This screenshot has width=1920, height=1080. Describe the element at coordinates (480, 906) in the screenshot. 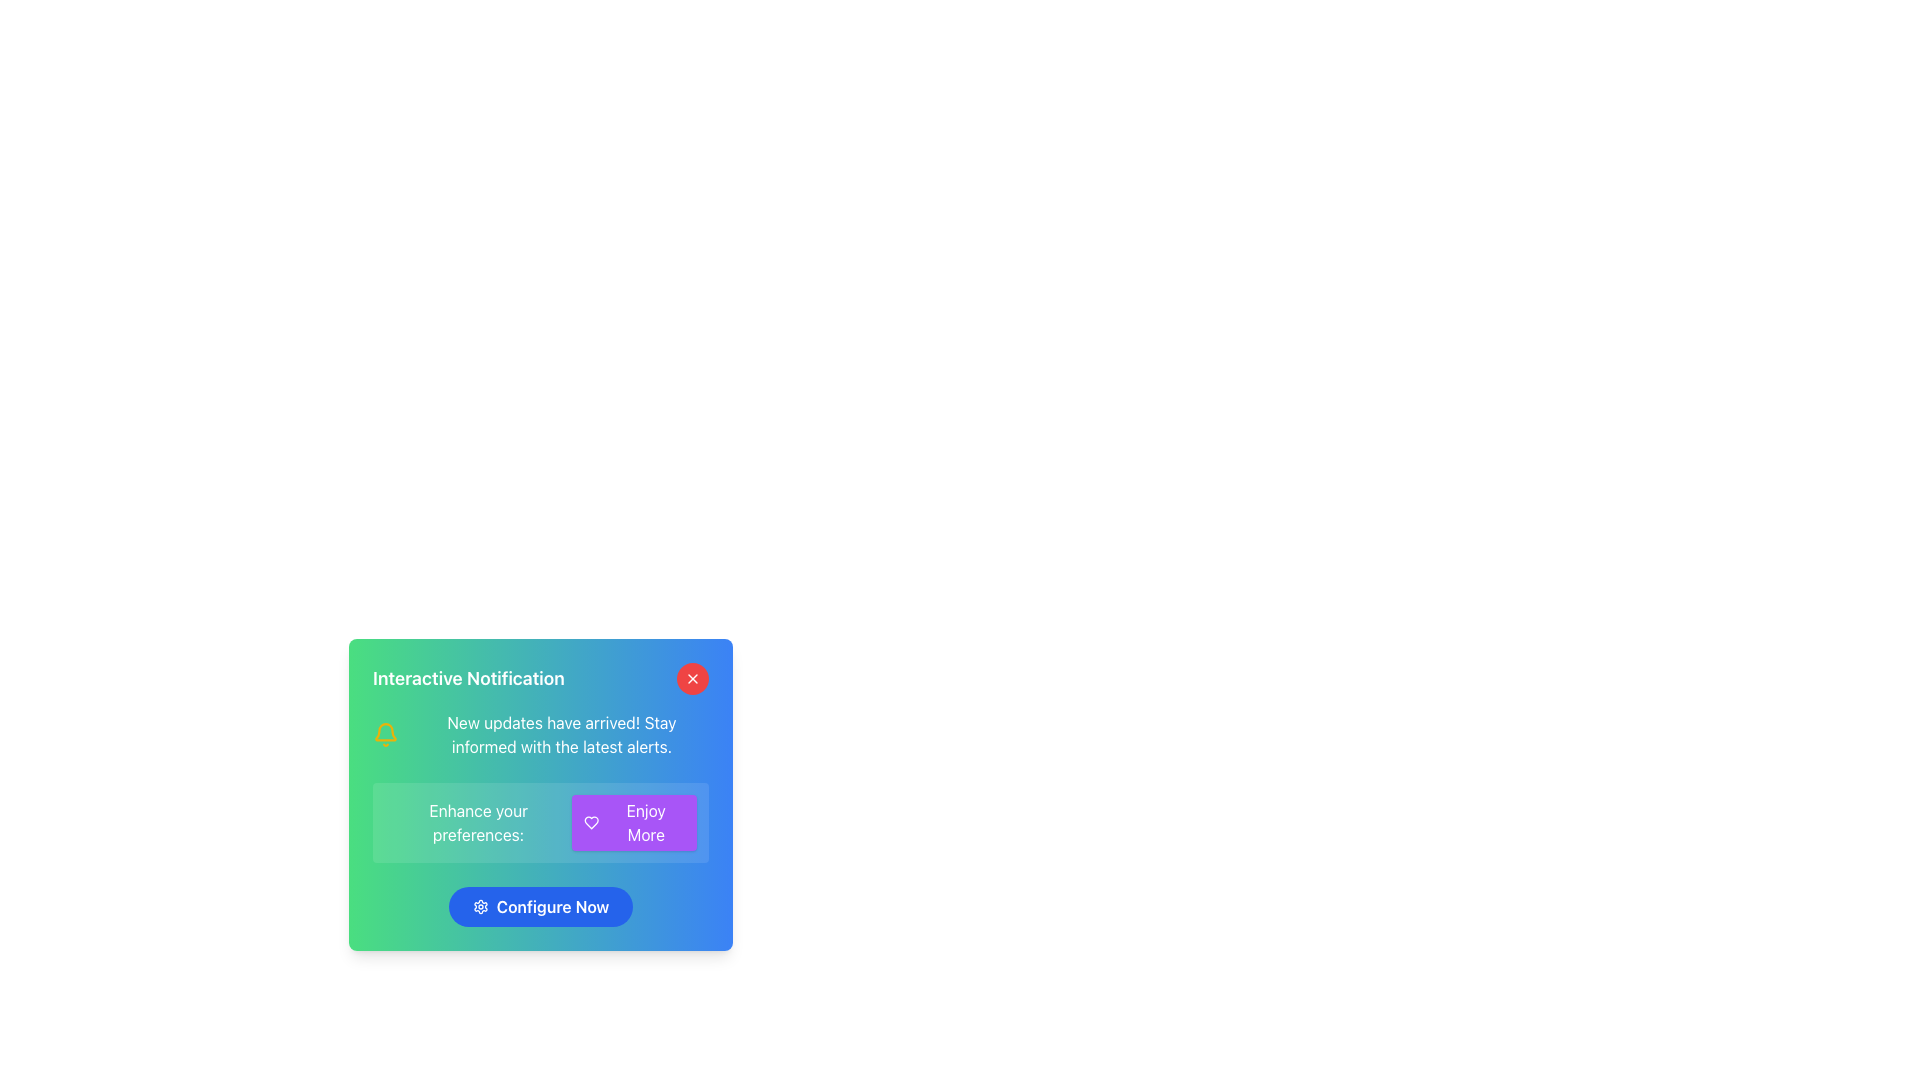

I see `the settings SVG icon located within the 'Configure Now' button on the notification card` at that location.